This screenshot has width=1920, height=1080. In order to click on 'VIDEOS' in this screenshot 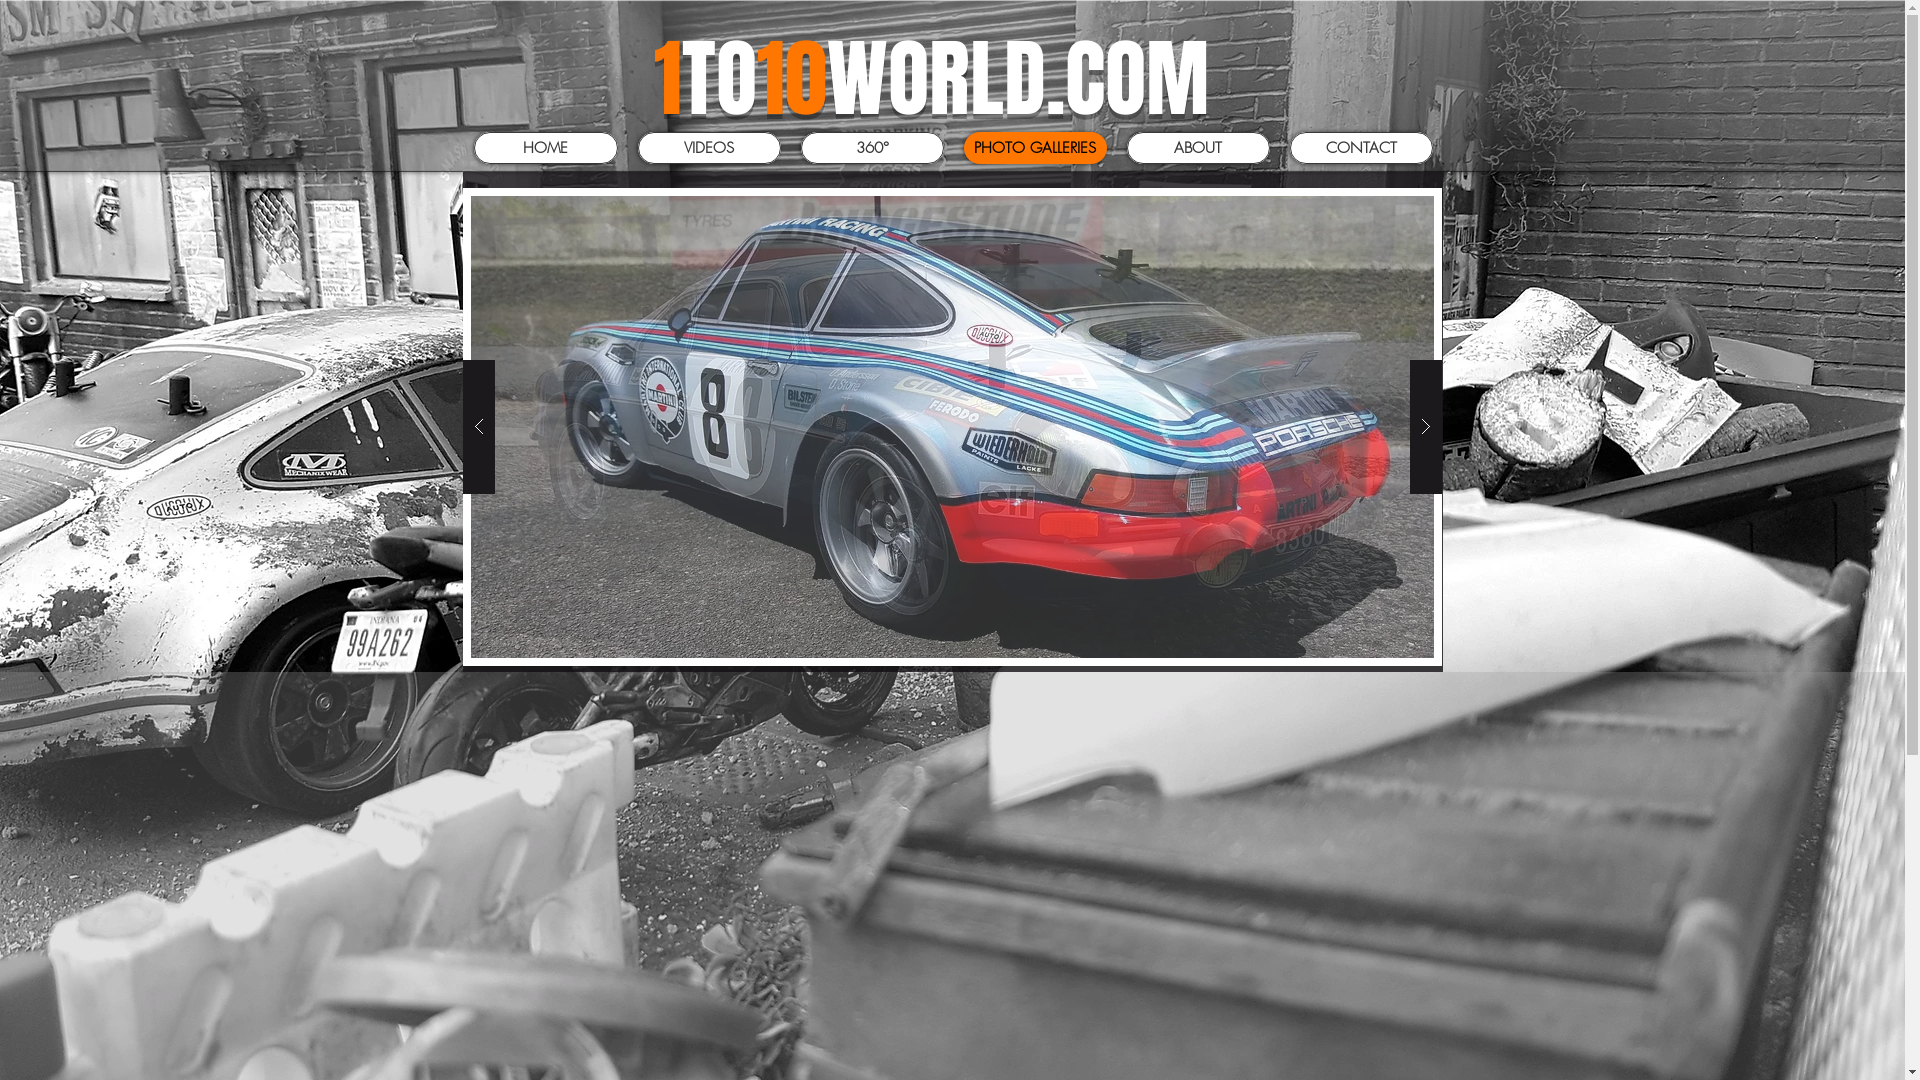, I will do `click(709, 146)`.